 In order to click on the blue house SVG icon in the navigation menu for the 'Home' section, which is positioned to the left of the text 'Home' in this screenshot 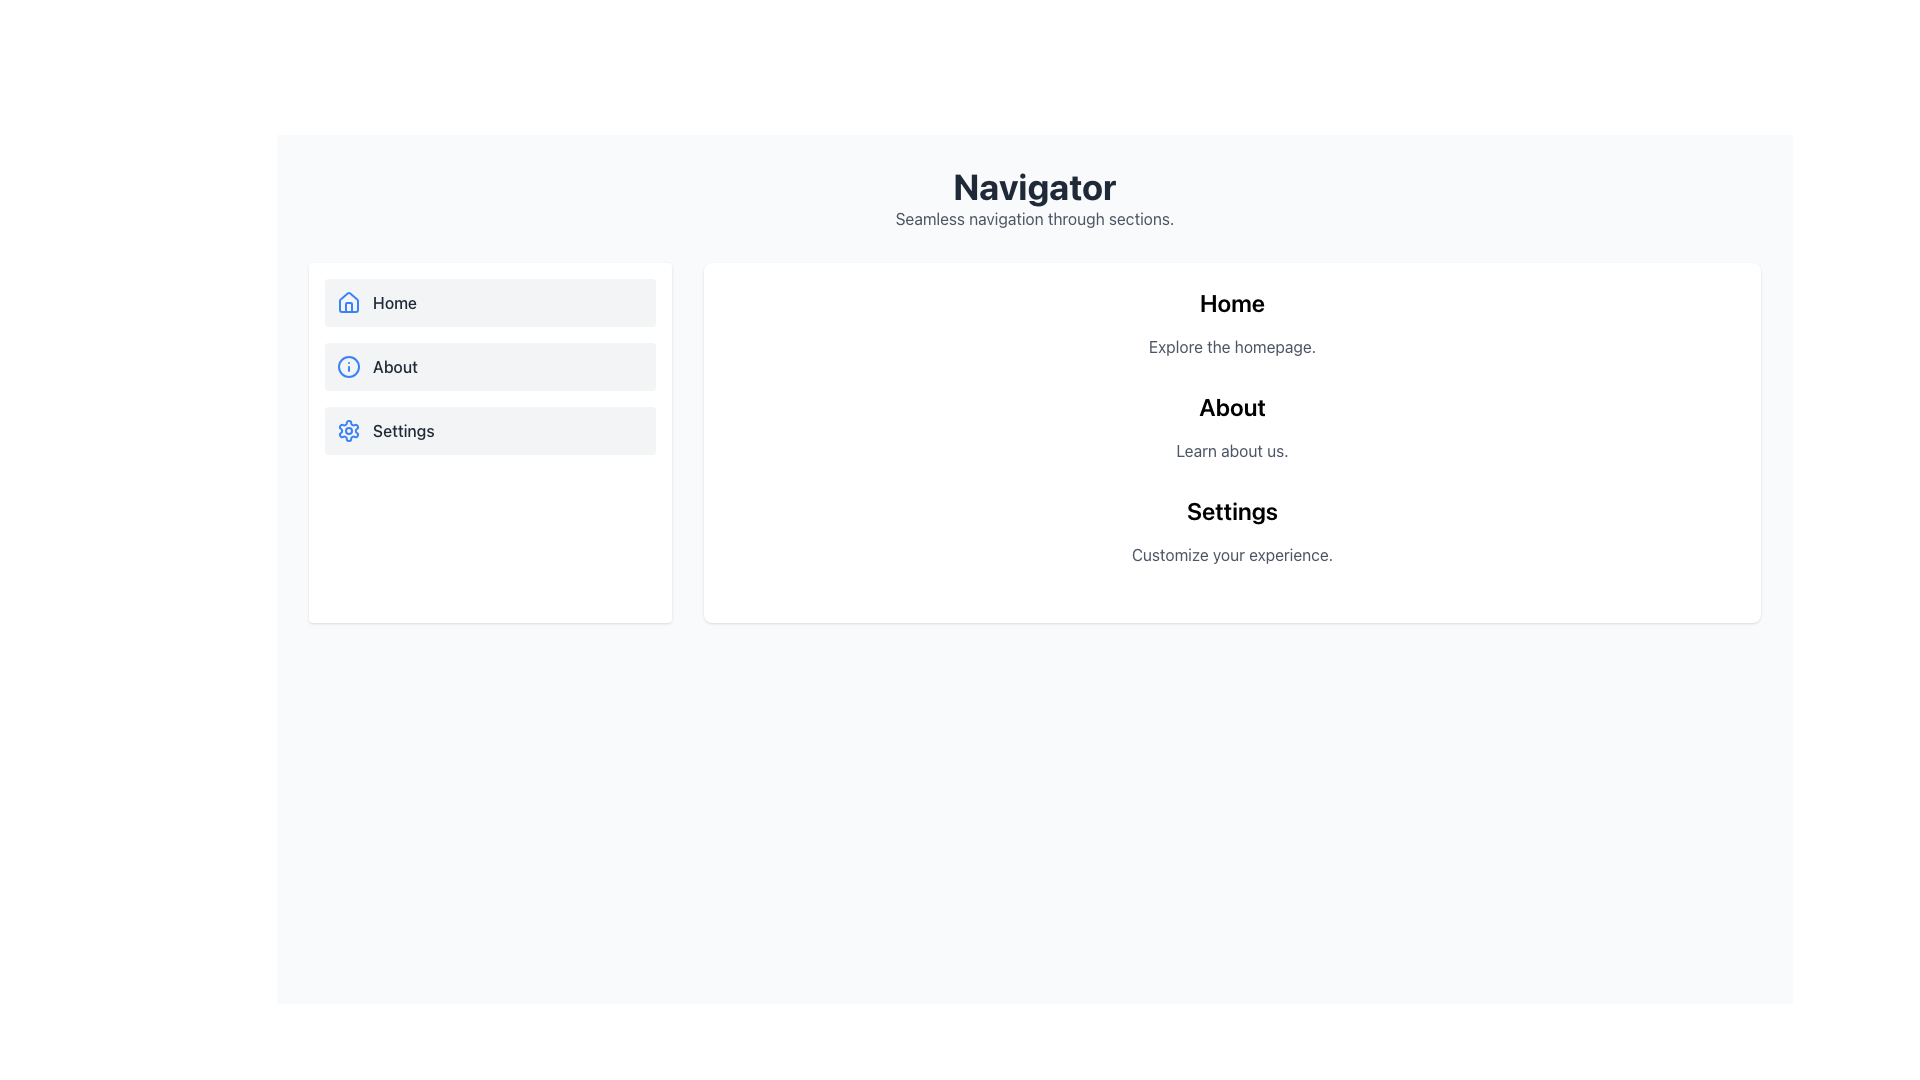, I will do `click(349, 303)`.